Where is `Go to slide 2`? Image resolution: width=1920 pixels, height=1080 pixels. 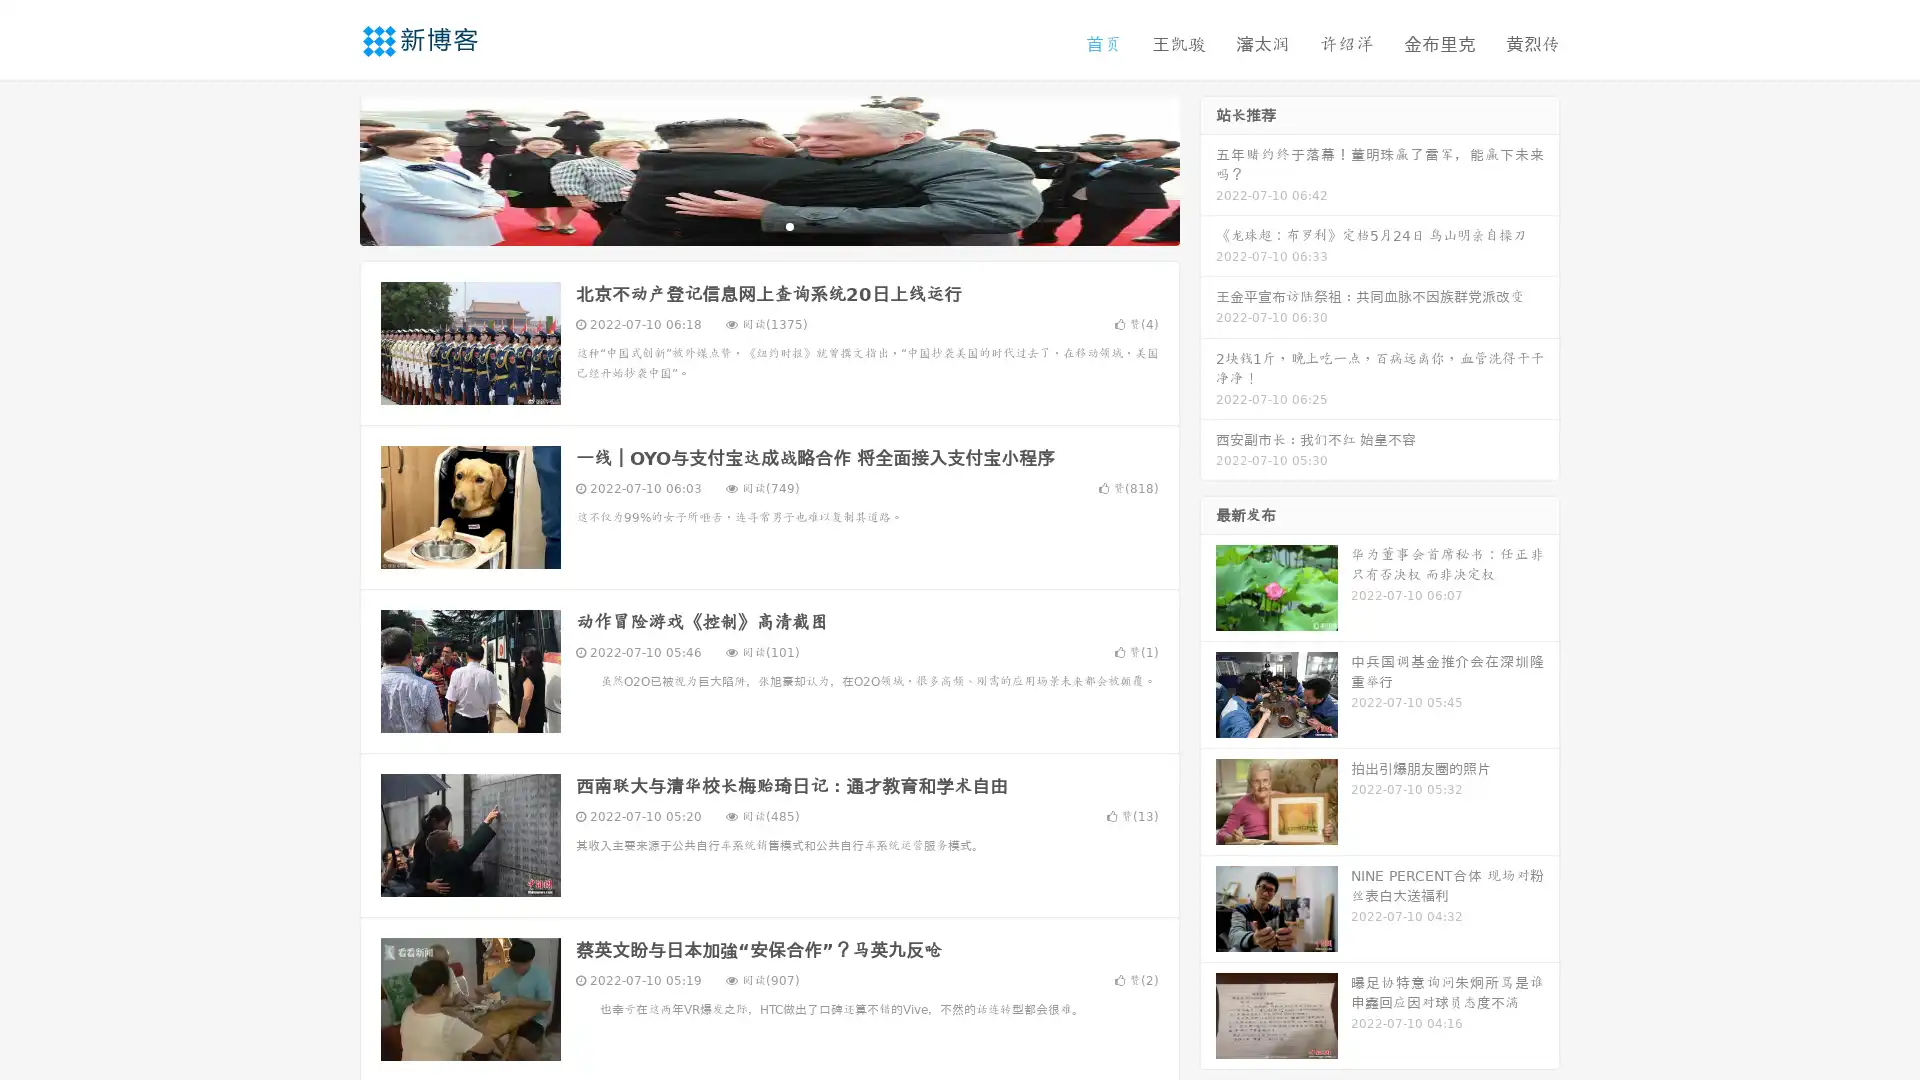 Go to slide 2 is located at coordinates (768, 225).